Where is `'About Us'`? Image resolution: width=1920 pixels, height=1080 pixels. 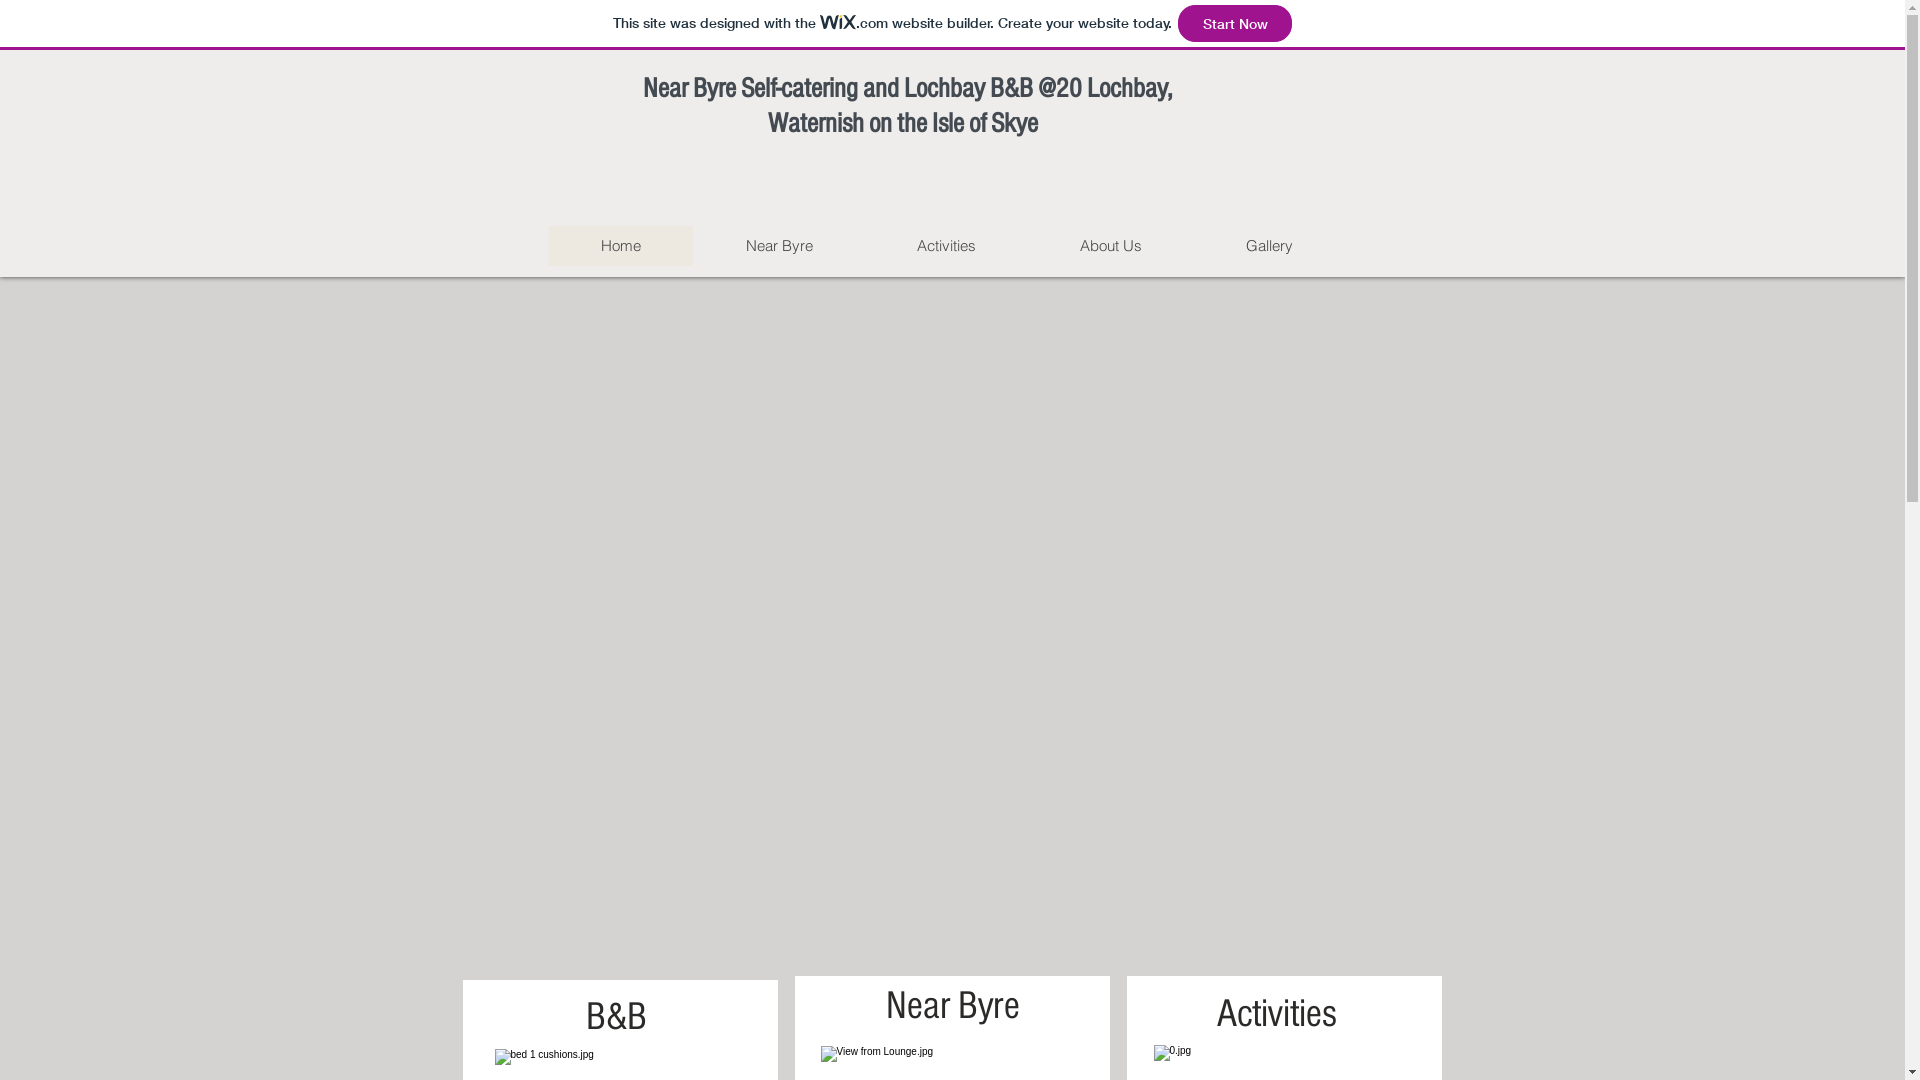 'About Us' is located at coordinates (1109, 245).